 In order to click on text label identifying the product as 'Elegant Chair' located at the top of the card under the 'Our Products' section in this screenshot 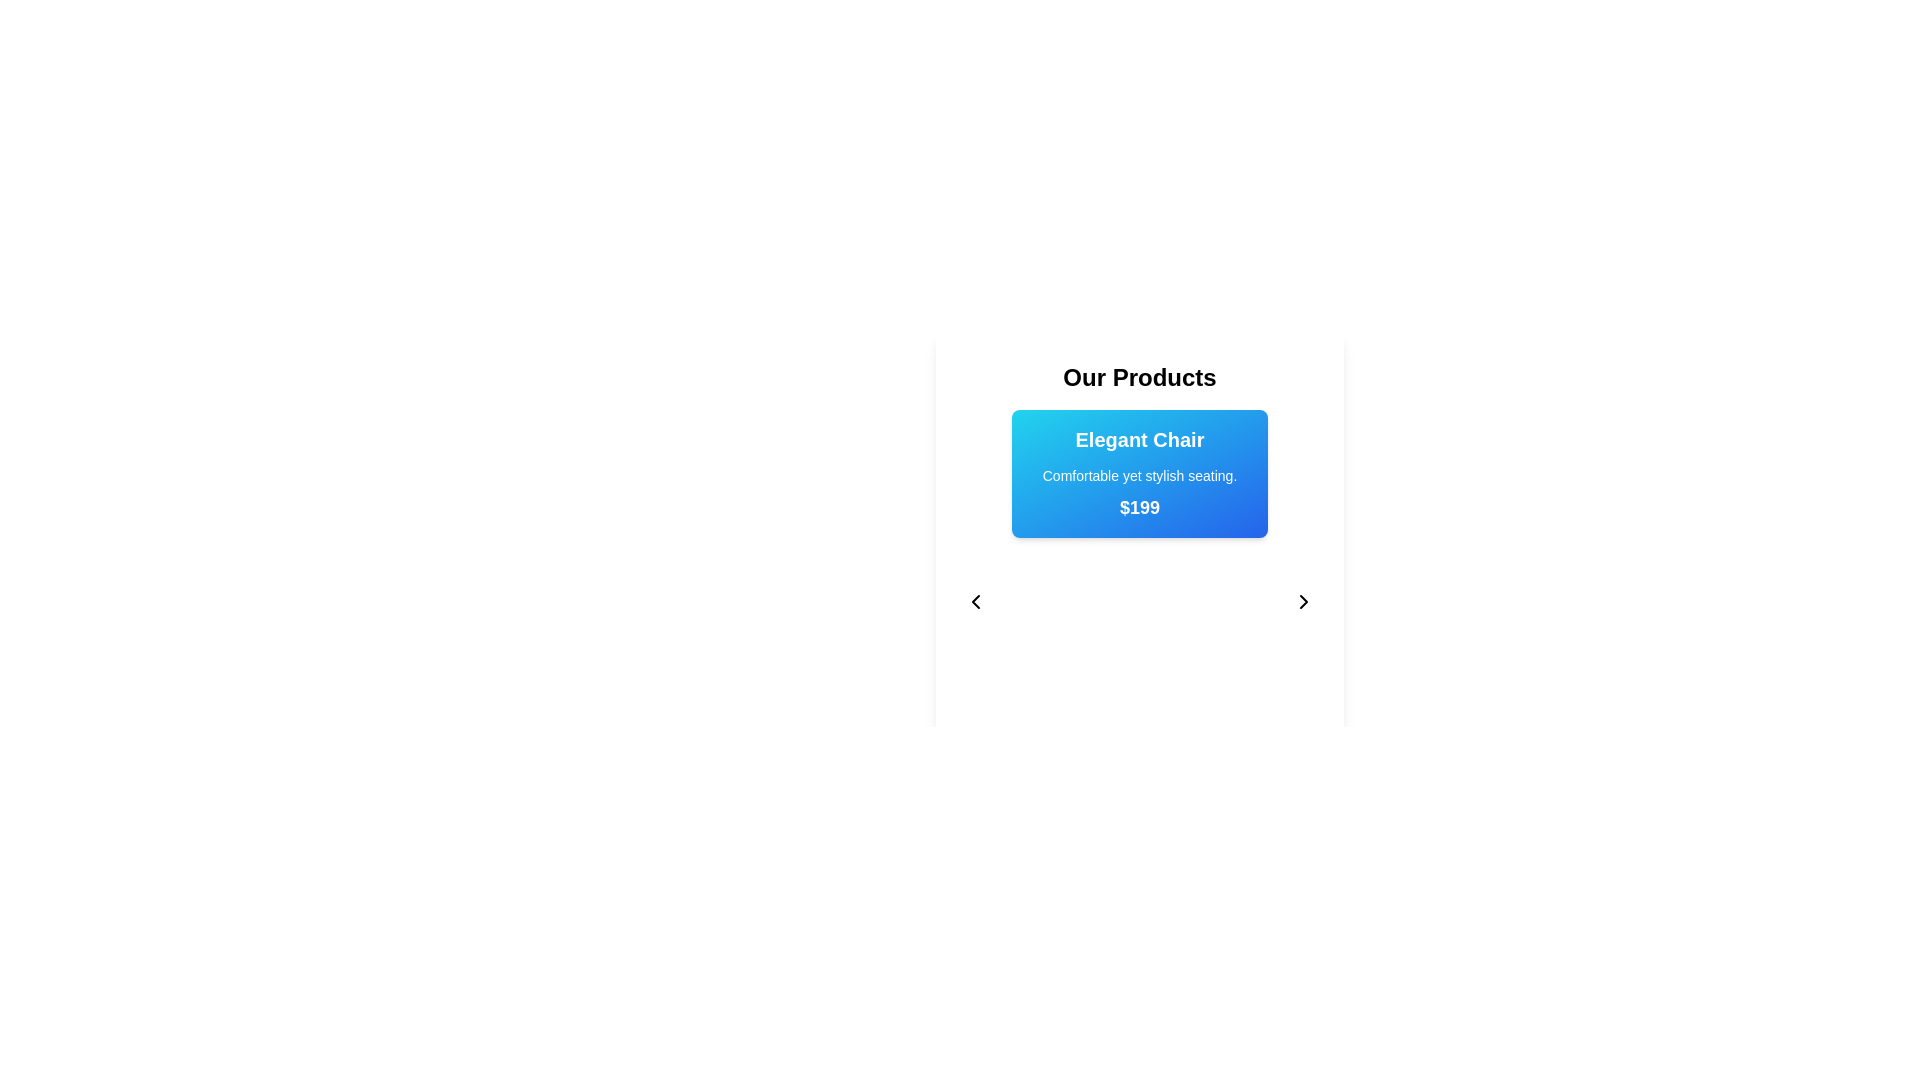, I will do `click(1139, 438)`.